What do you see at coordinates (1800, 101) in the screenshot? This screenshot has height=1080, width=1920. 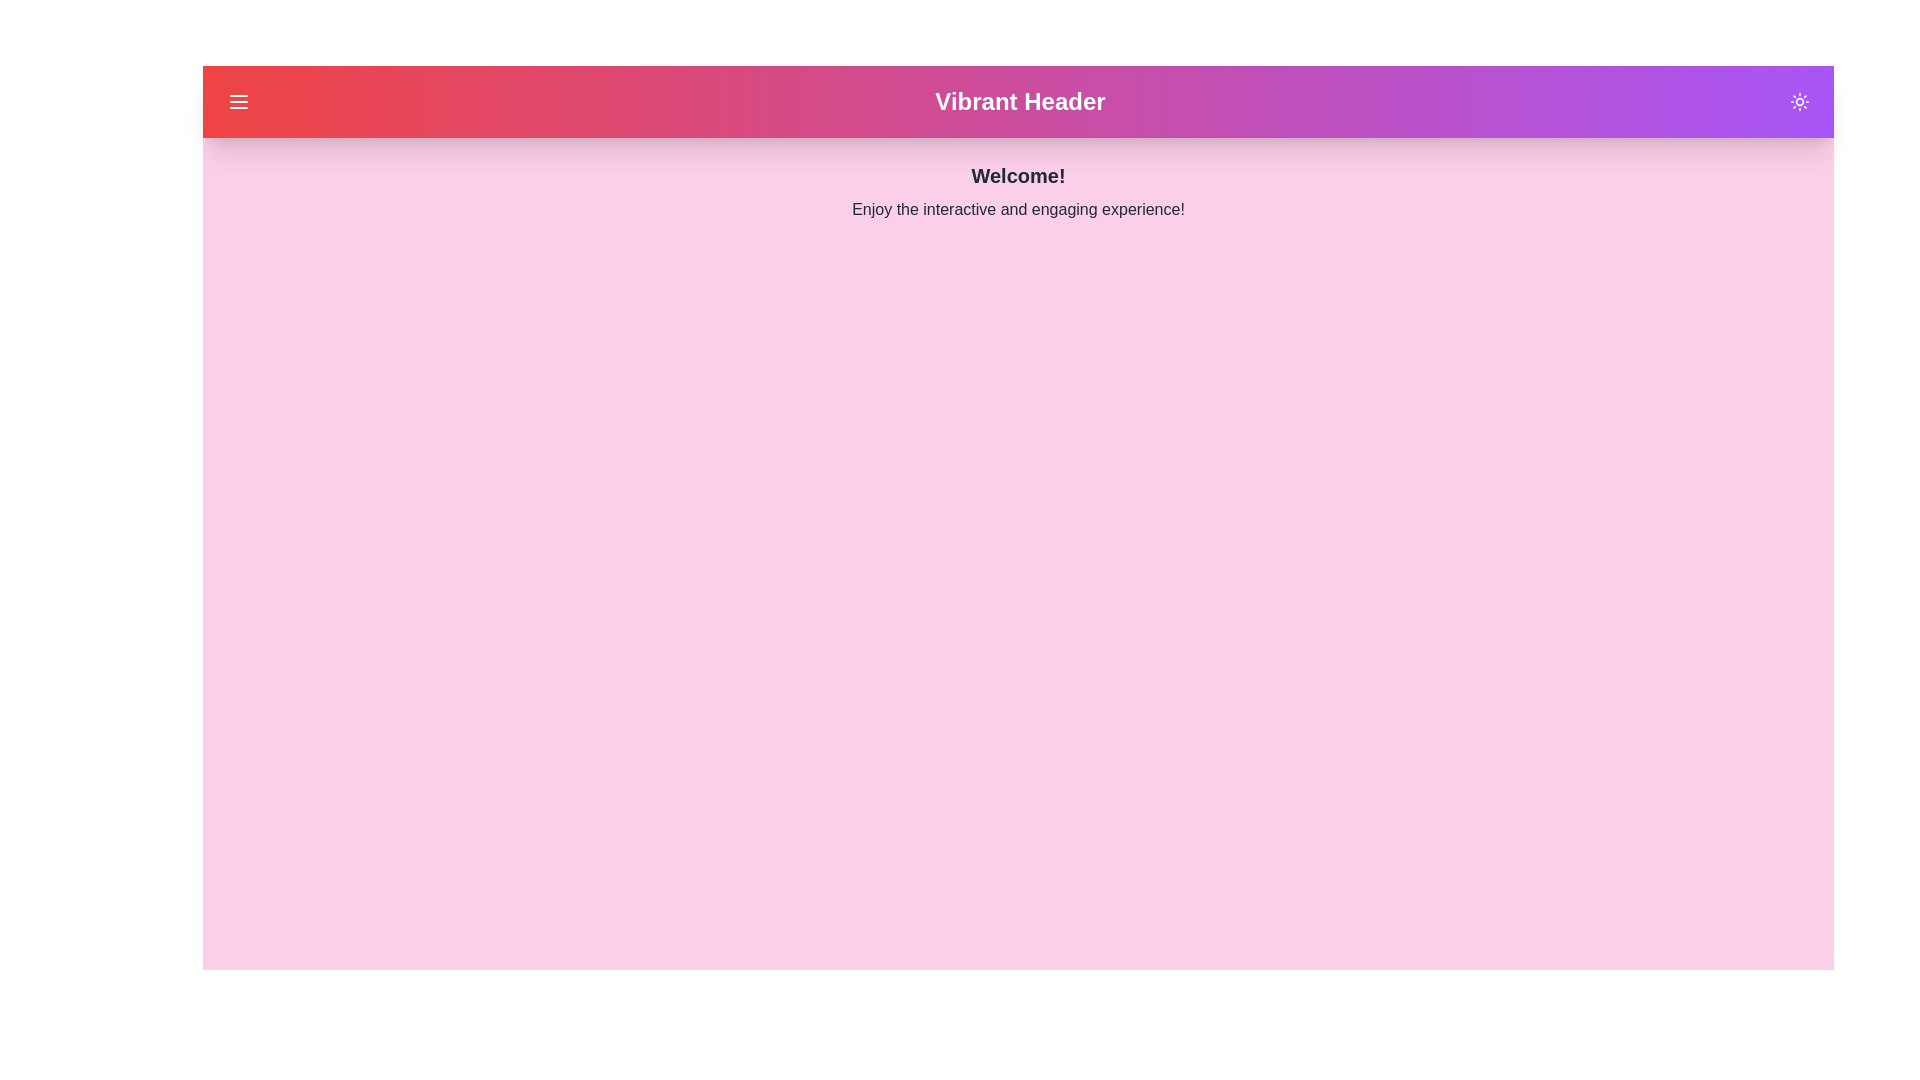 I see `the sun/moon icon in the top-right corner to toggle the theme` at bounding box center [1800, 101].